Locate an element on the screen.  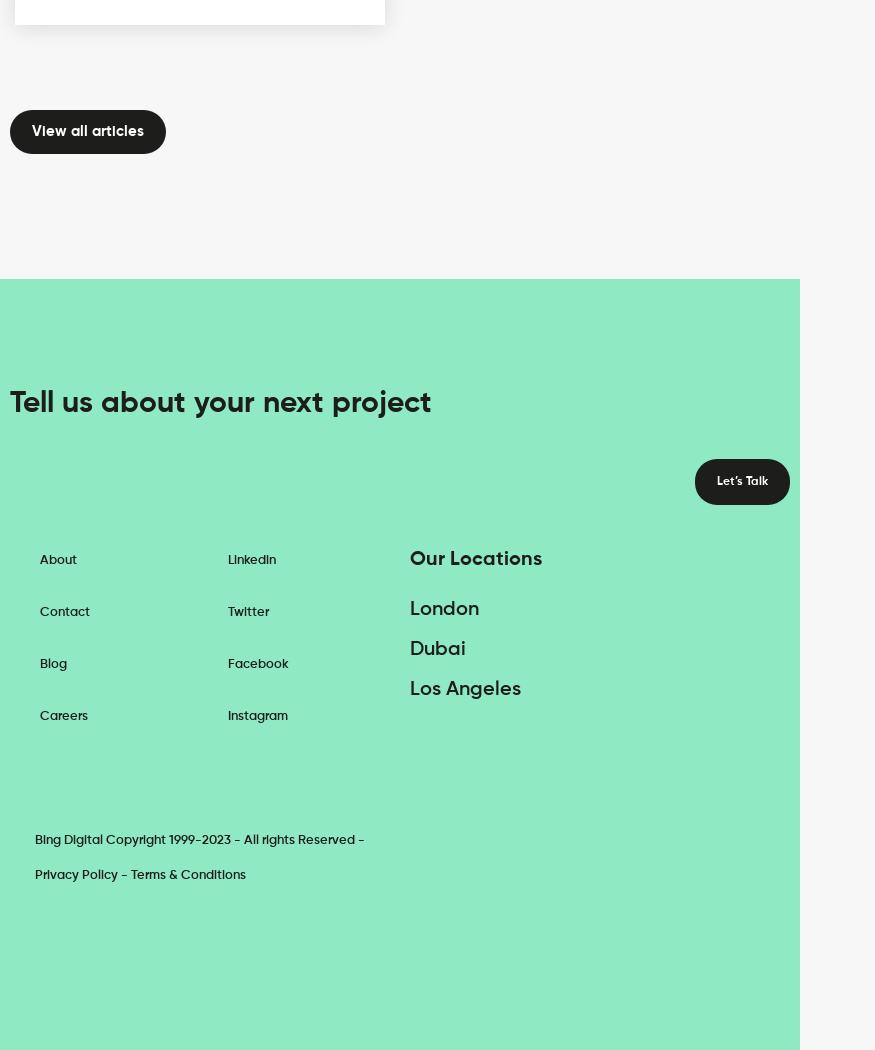
'-' is located at coordinates (118, 873).